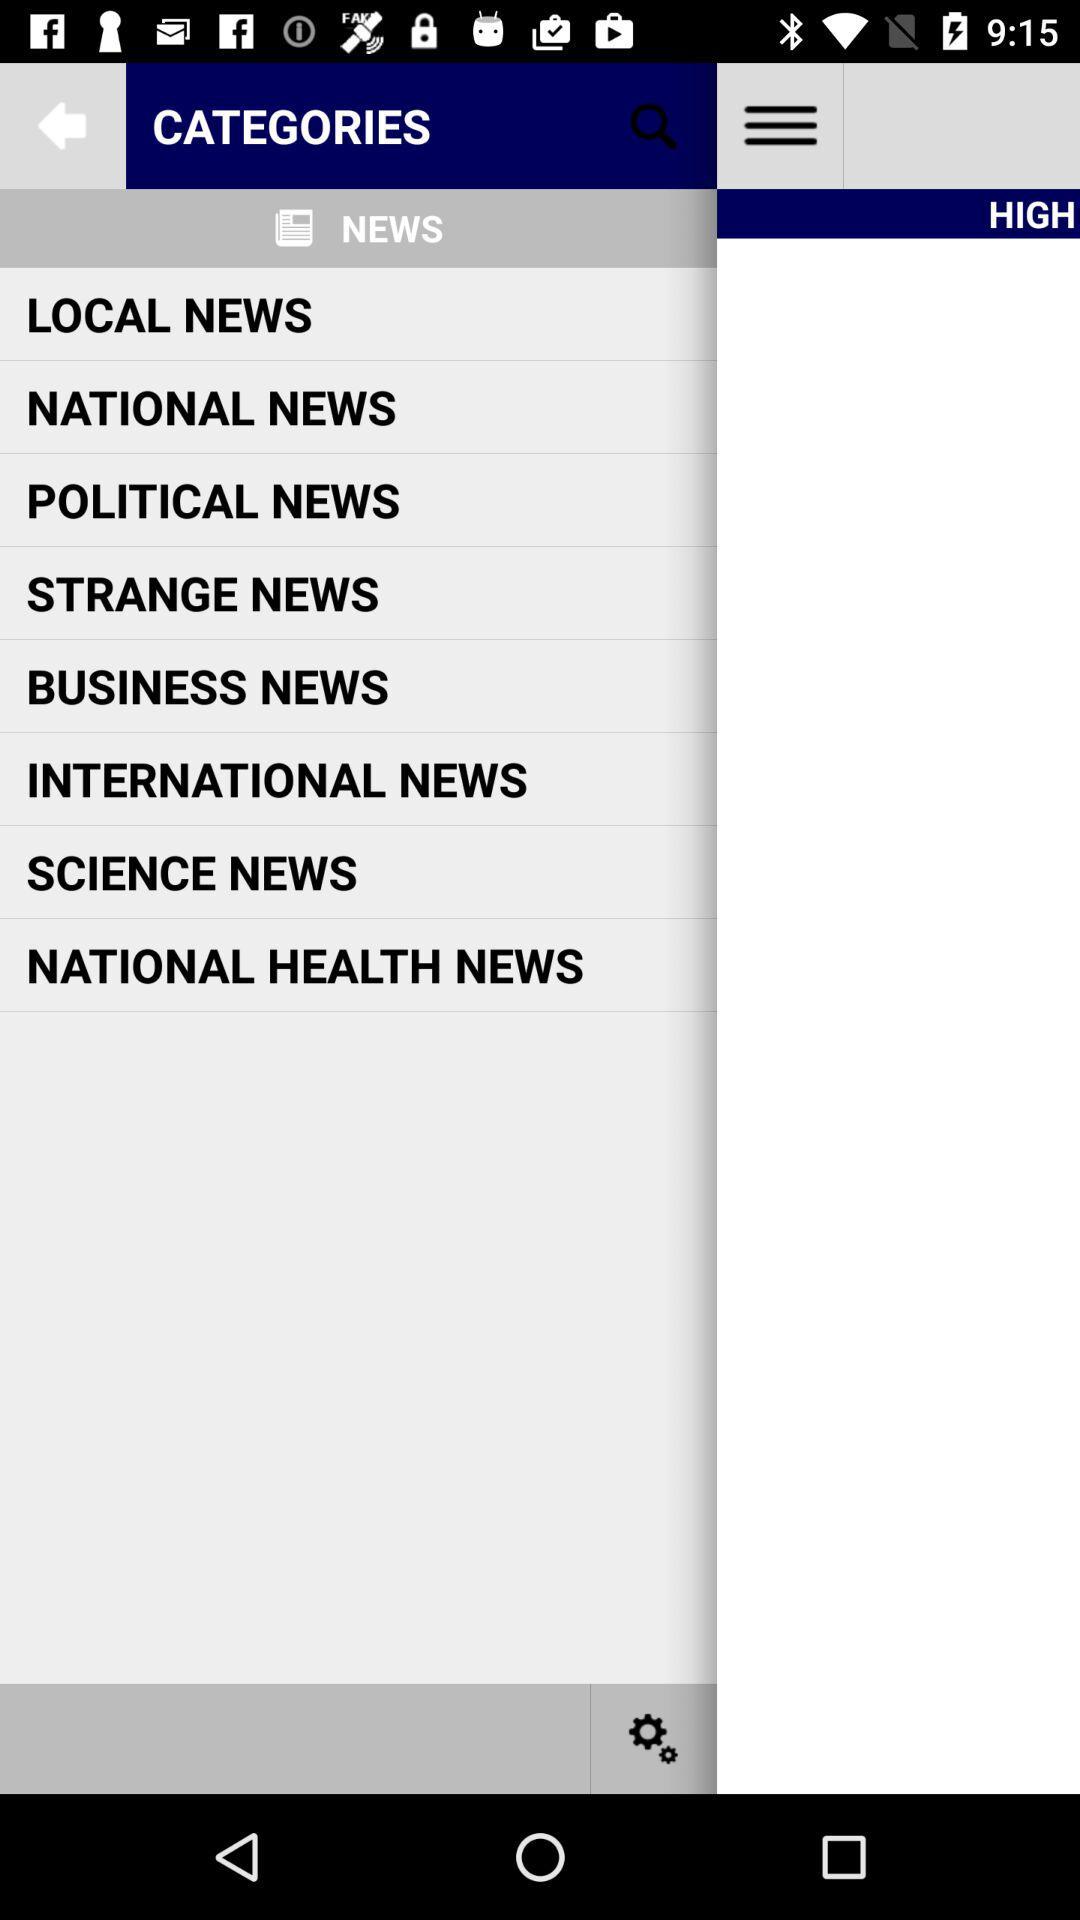  What do you see at coordinates (61, 124) in the screenshot?
I see `the arrow_backward icon` at bounding box center [61, 124].